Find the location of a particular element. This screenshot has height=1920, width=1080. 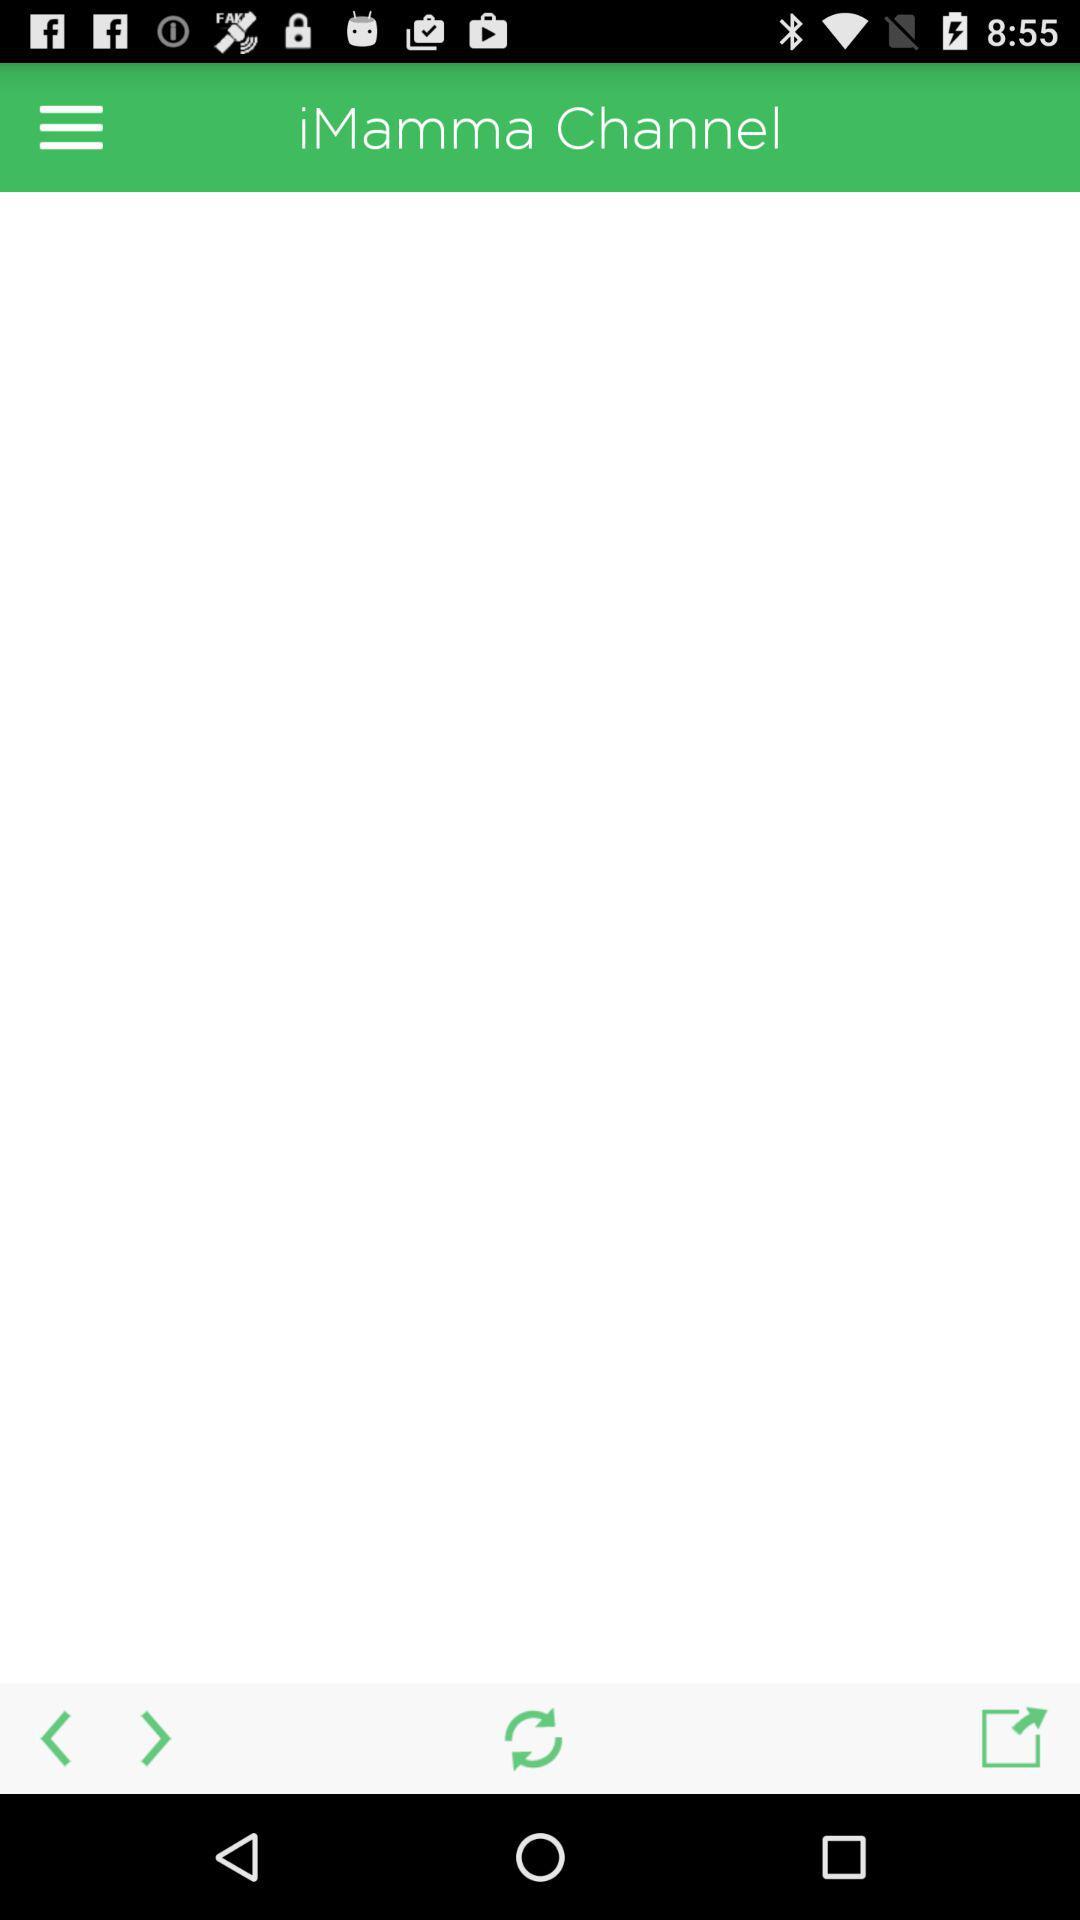

forward button is located at coordinates (157, 1737).